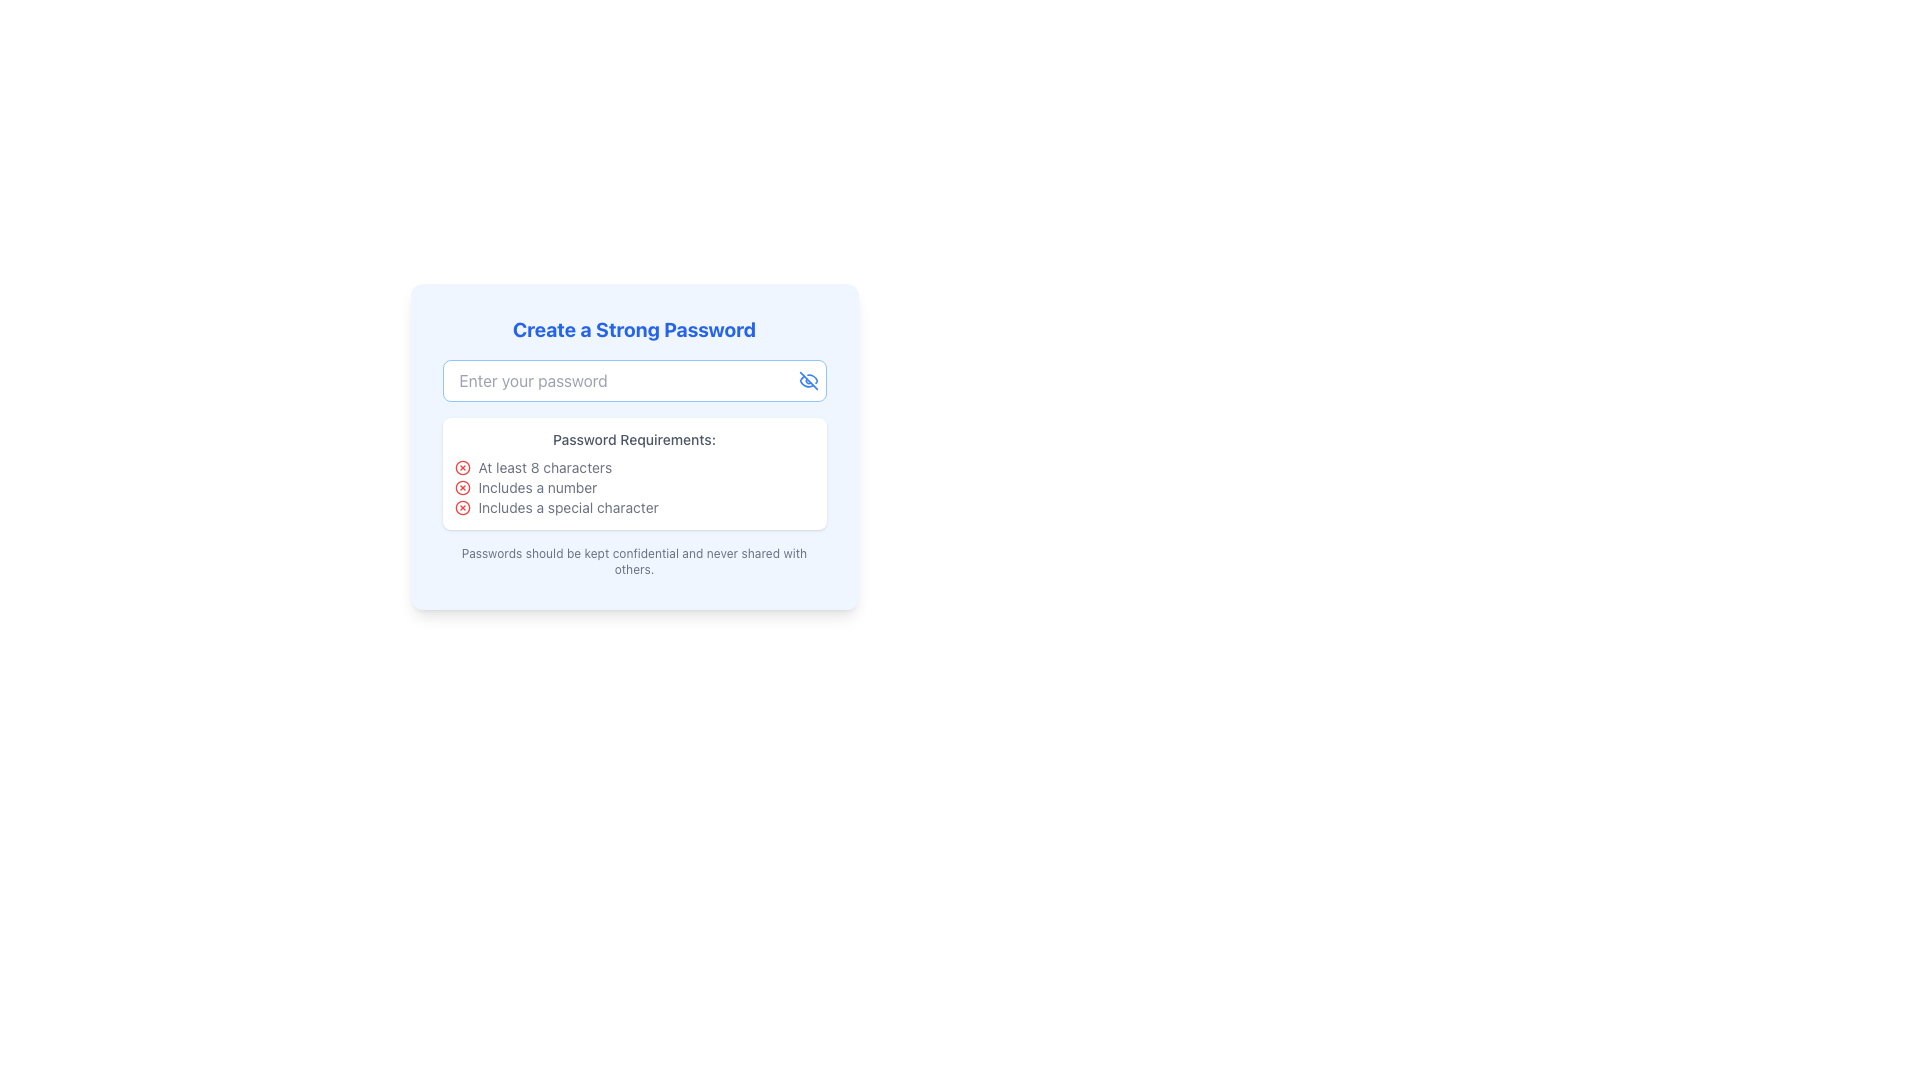 The height and width of the screenshot is (1080, 1920). I want to click on the graphical indicator (circle) that visually indicates an error or unmet requirement, positioned in the upper part of the password requirements section within a dialog box, so click(461, 488).